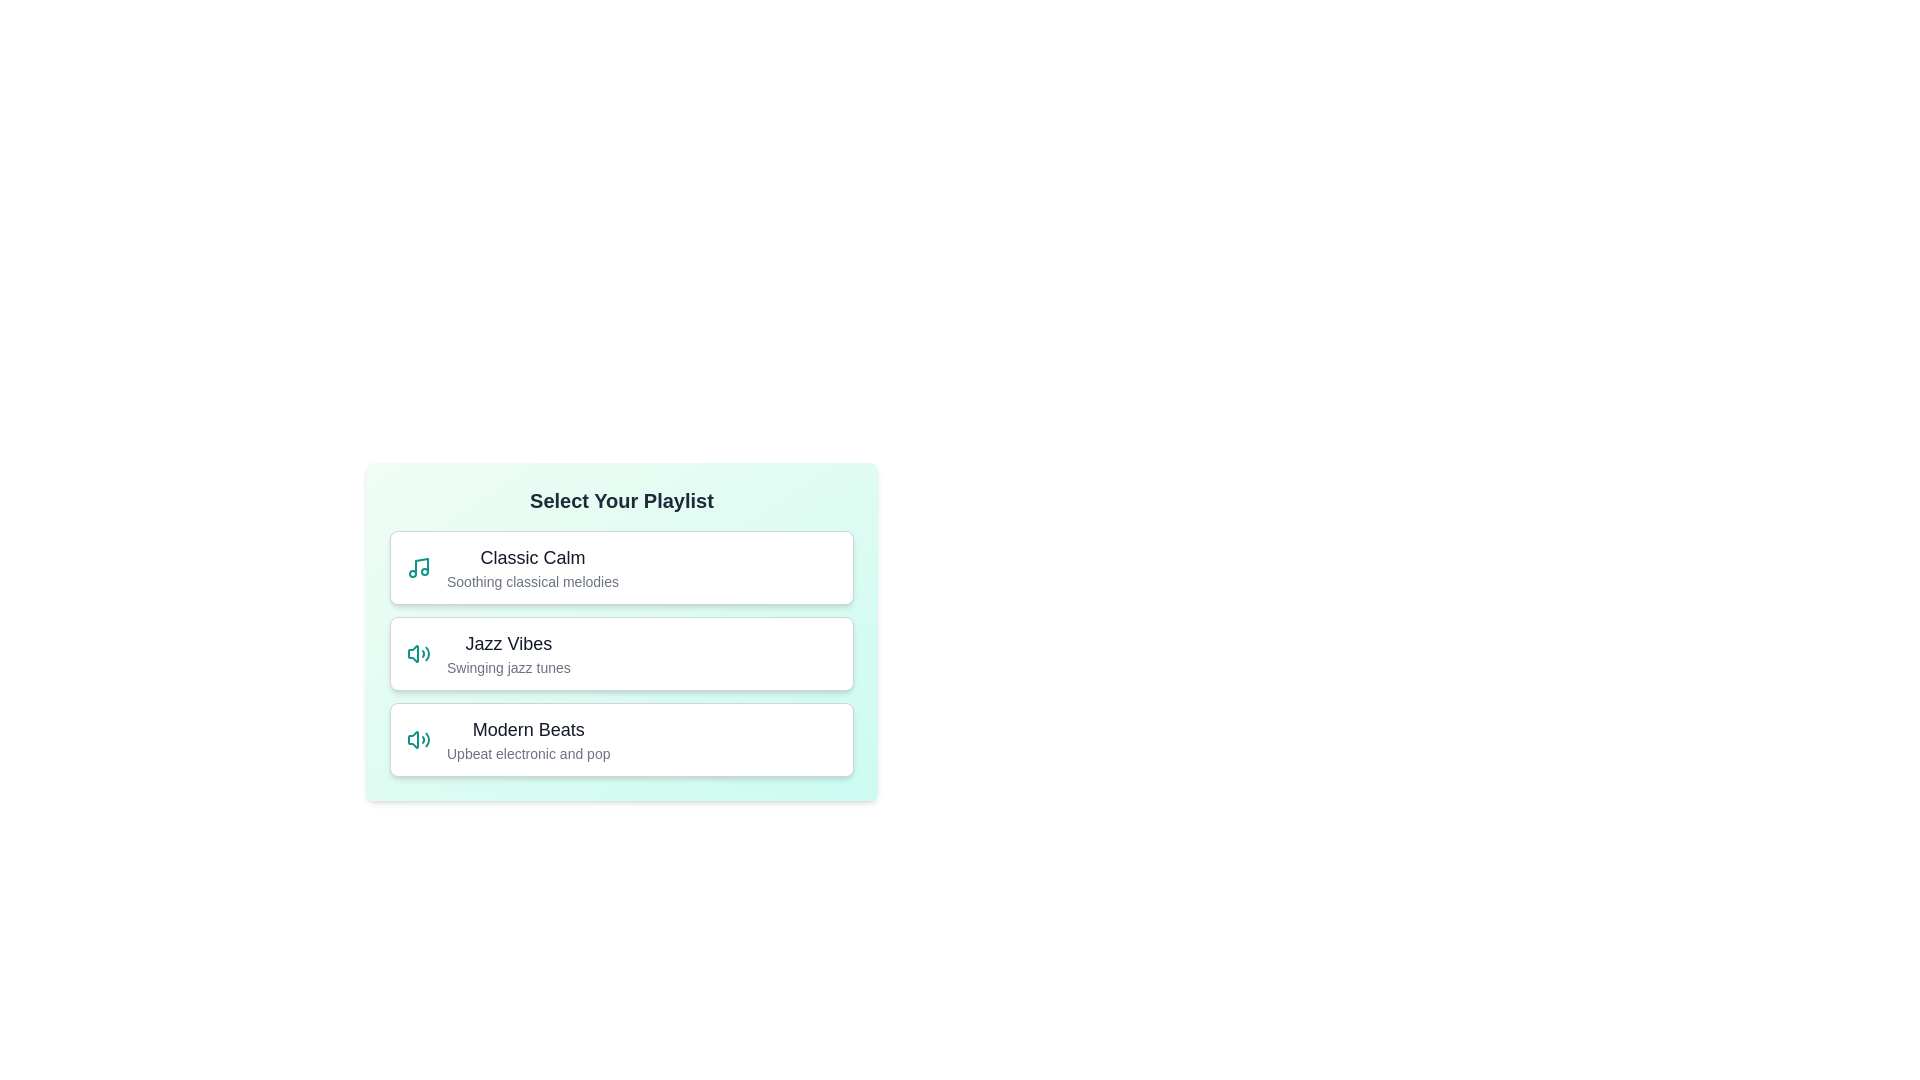  I want to click on text content of the Text display element labeled 'Classic Calm' which features soothing classical melodies in a smaller font beneath it, so click(532, 567).